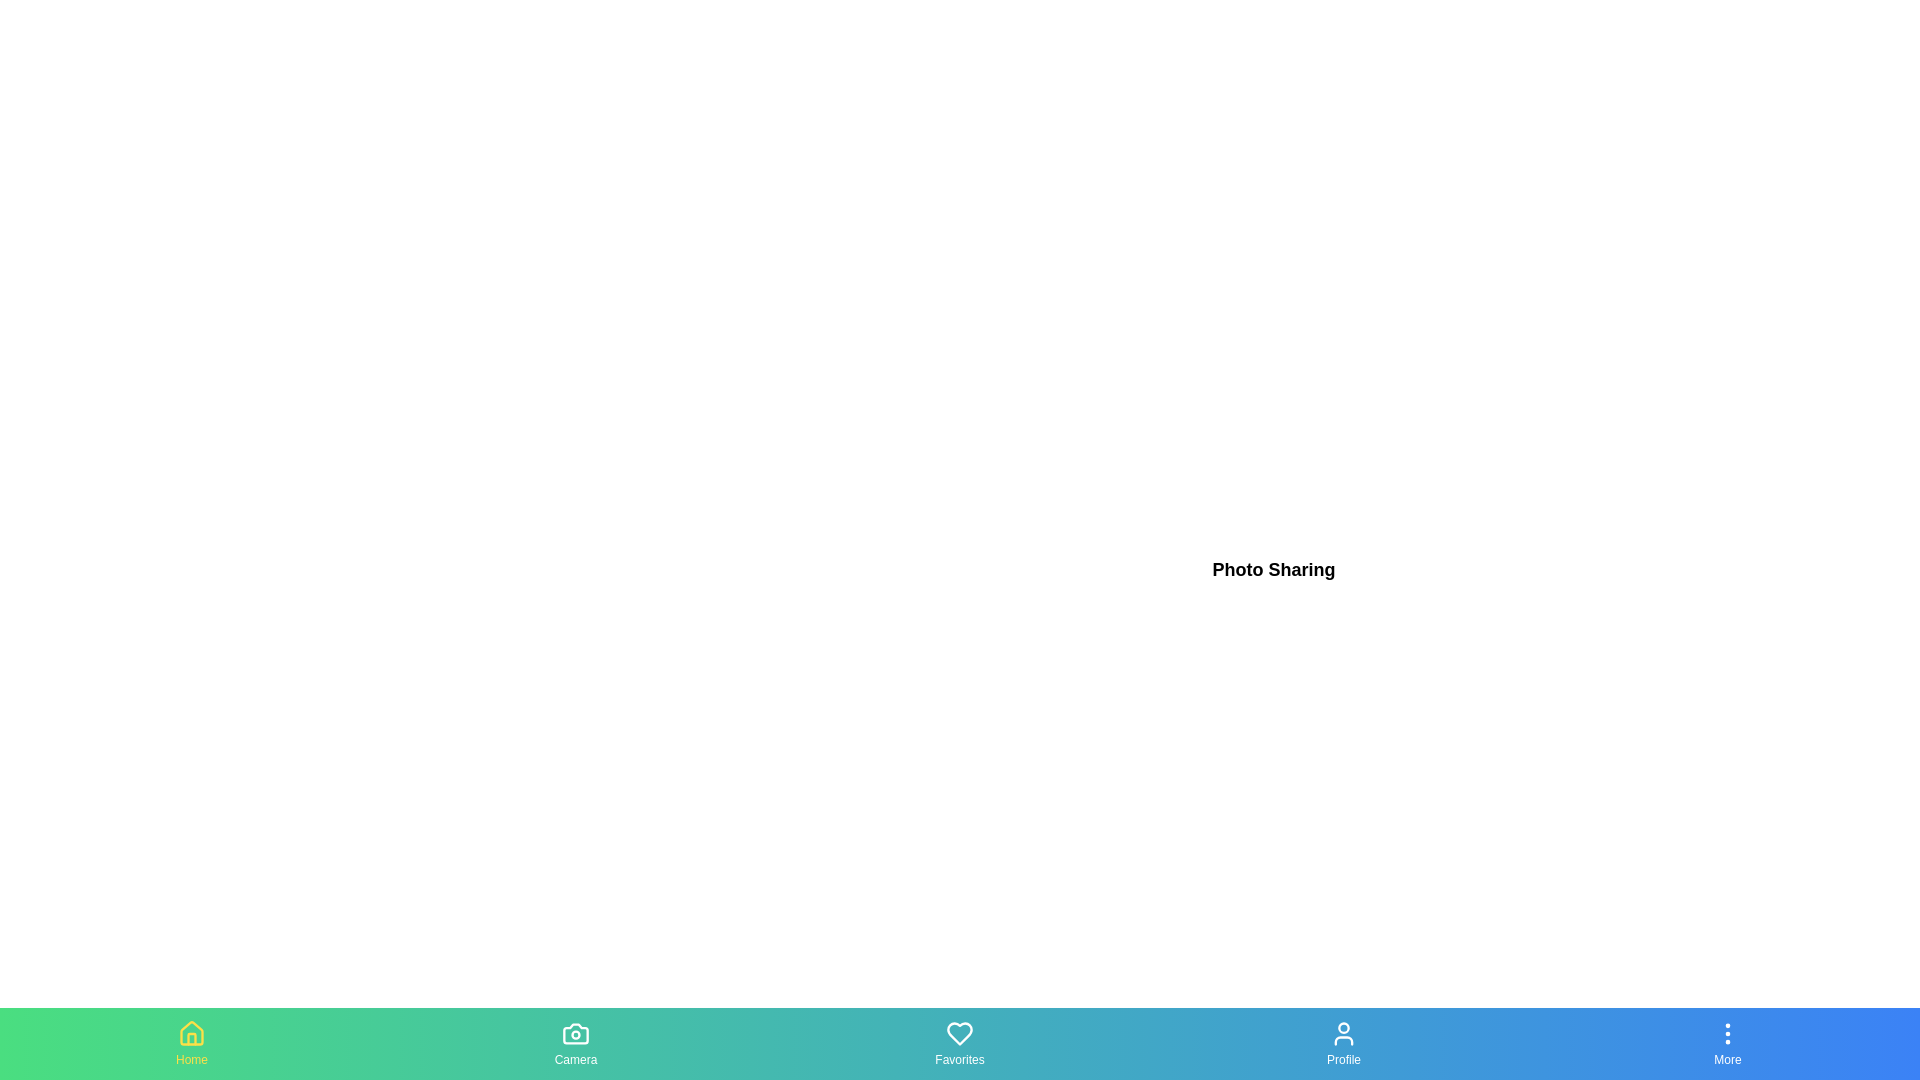 This screenshot has height=1080, width=1920. I want to click on the Favorites navigation icon, so click(960, 1043).